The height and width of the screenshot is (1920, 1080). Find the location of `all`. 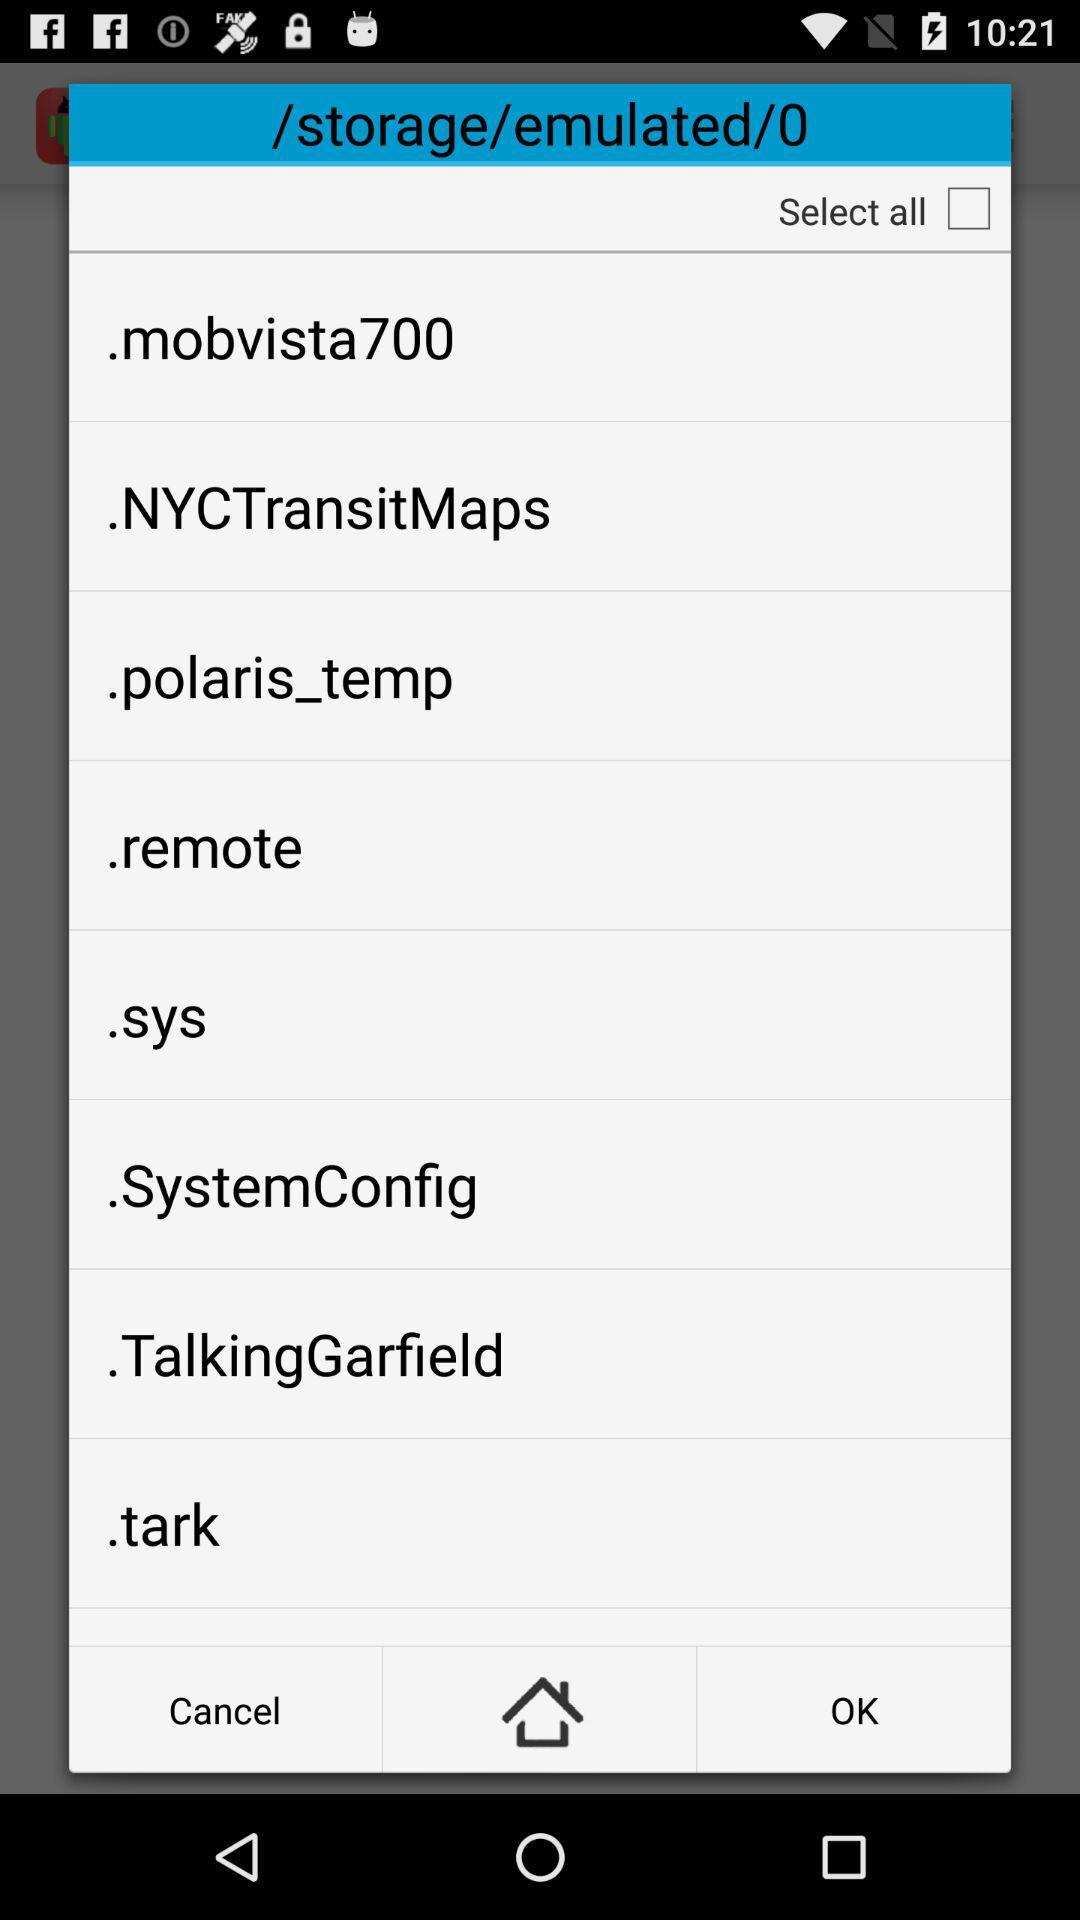

all is located at coordinates (967, 208).